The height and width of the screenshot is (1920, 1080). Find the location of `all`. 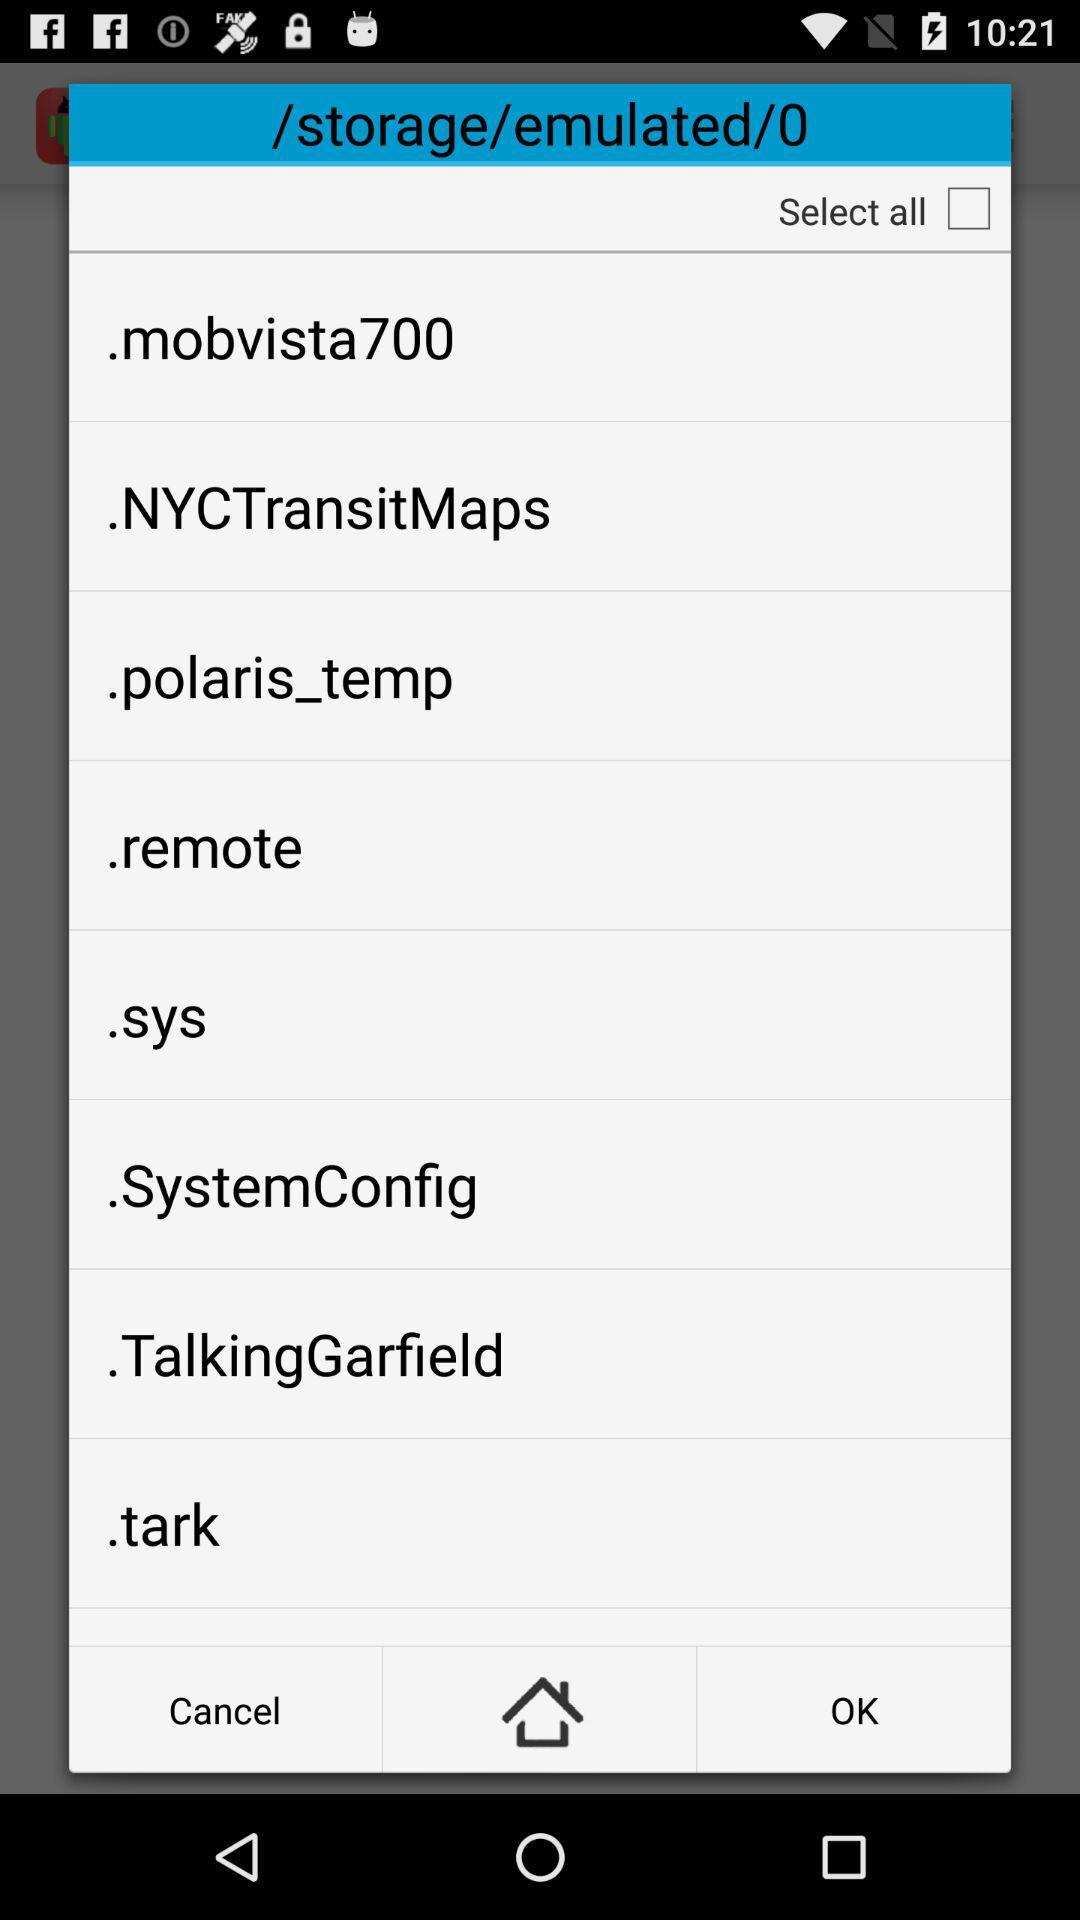

all is located at coordinates (967, 208).